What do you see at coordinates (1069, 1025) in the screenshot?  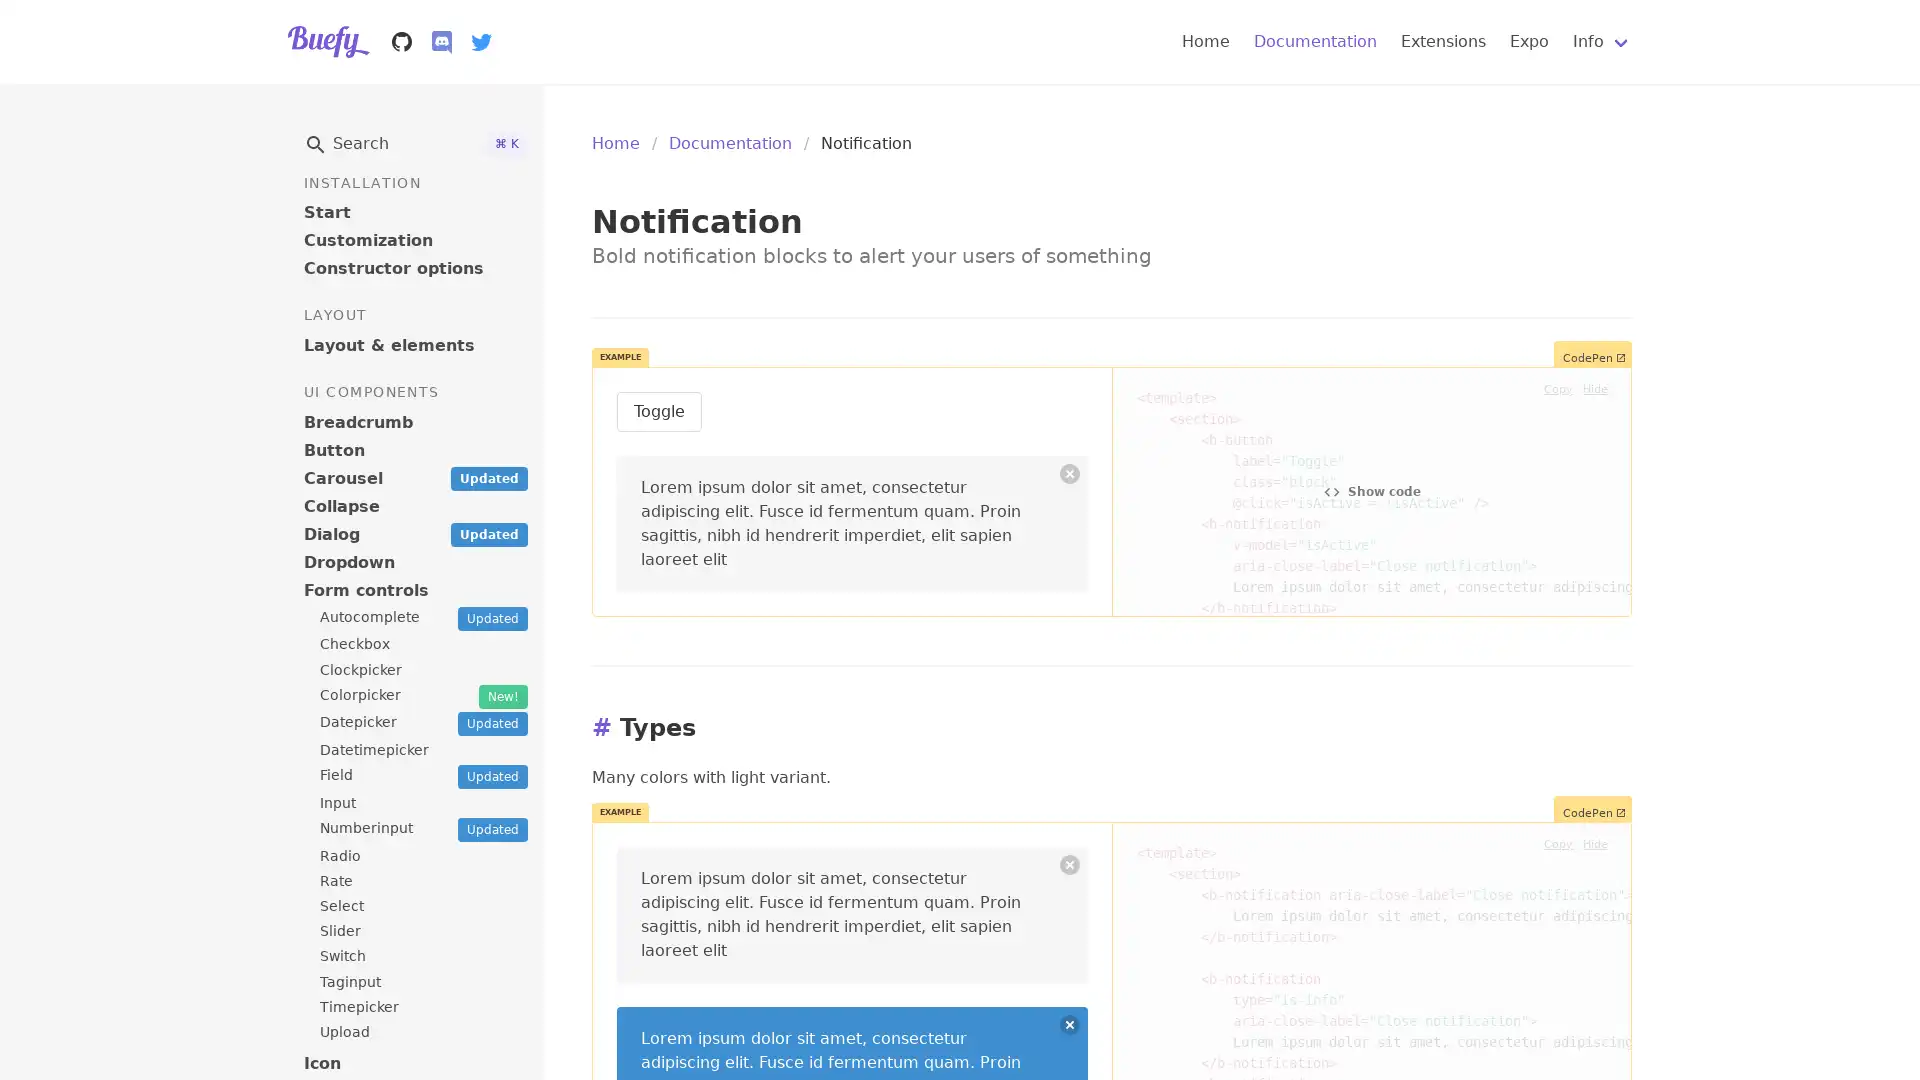 I see `Close notification` at bounding box center [1069, 1025].